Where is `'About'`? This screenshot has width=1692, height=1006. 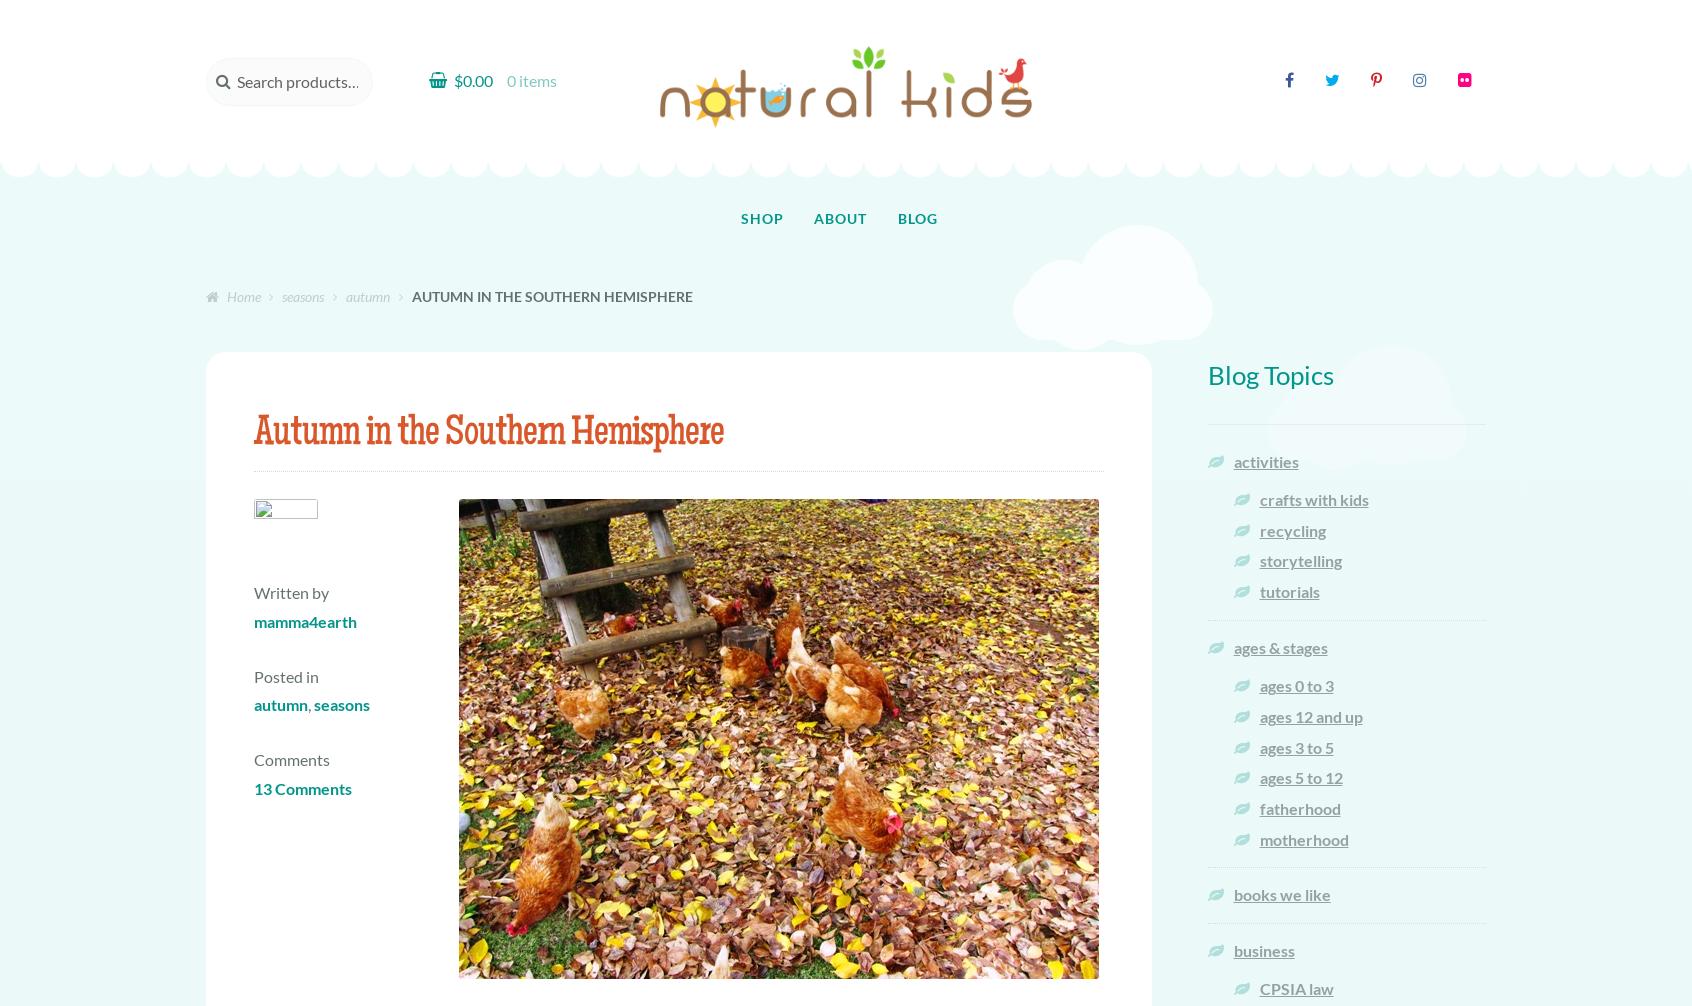 'About' is located at coordinates (840, 218).